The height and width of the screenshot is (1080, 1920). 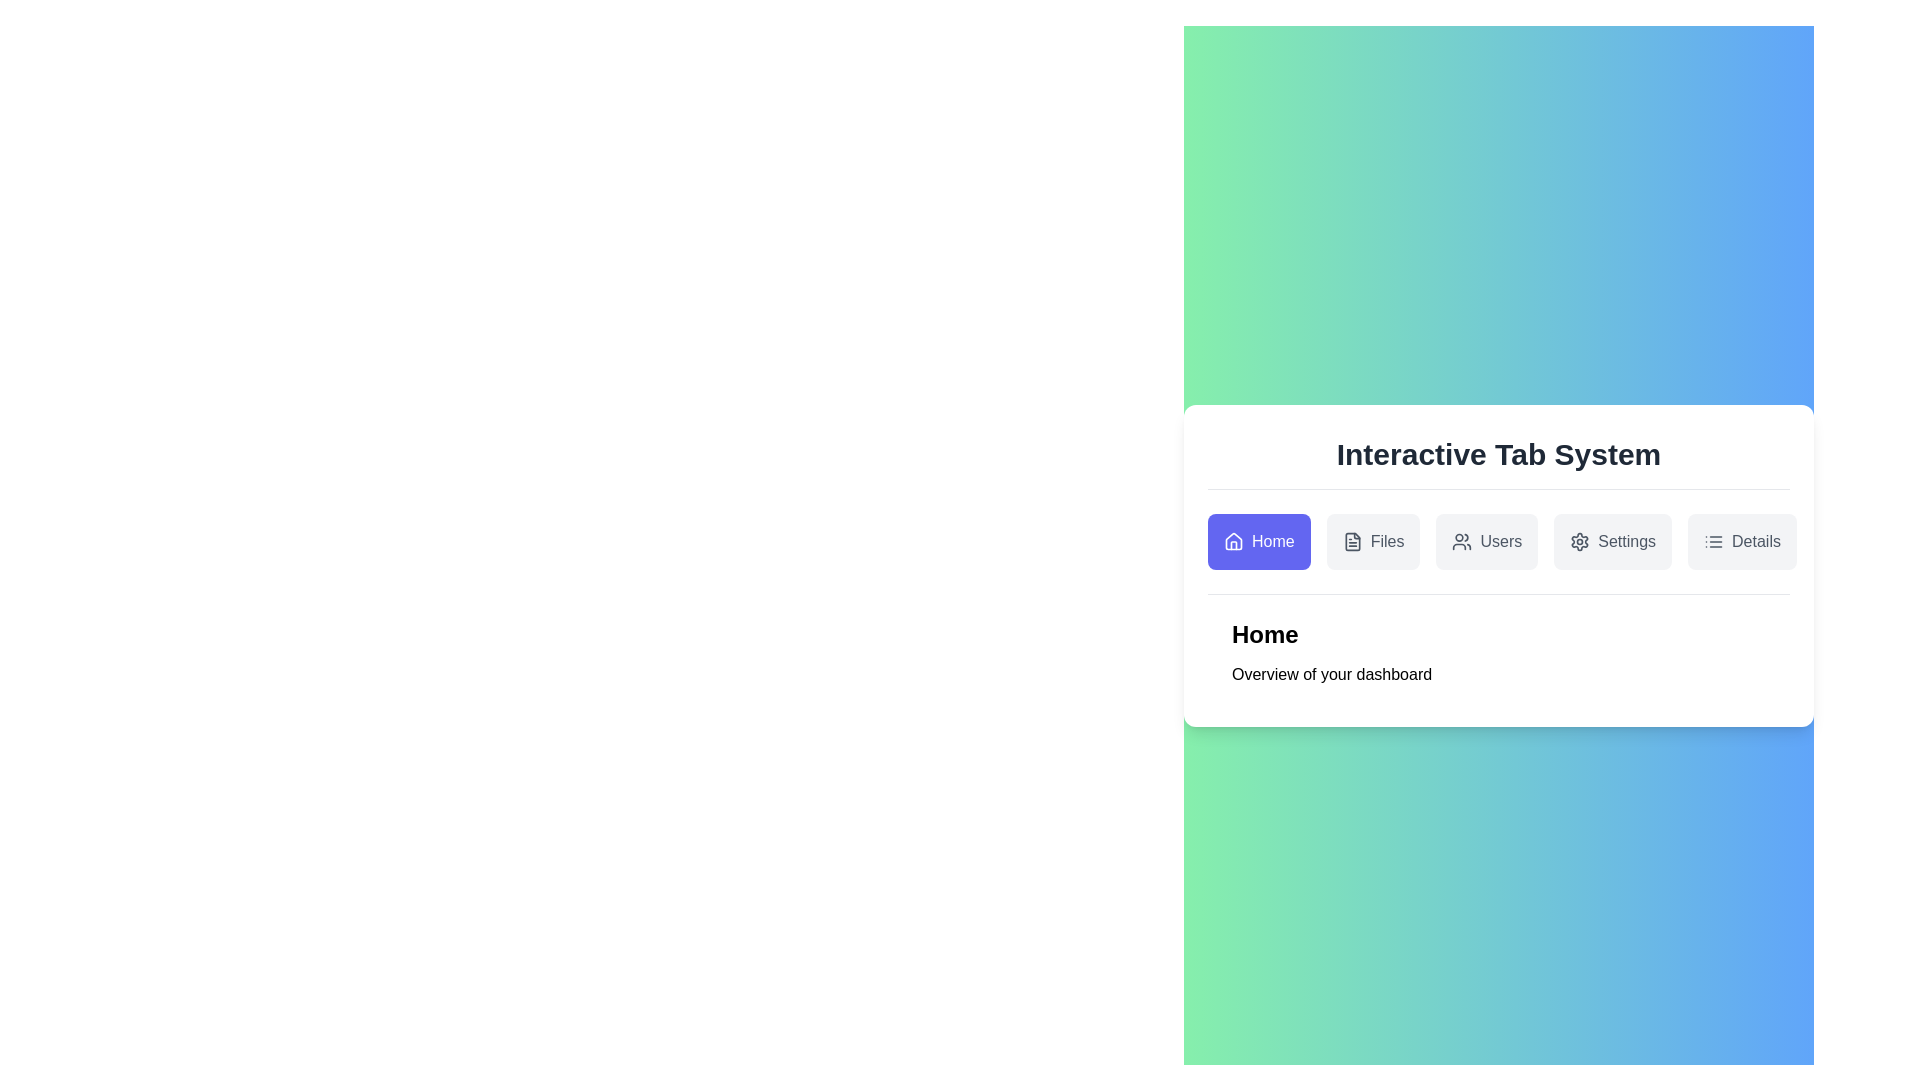 What do you see at coordinates (1258, 542) in the screenshot?
I see `the purple 'Home' button with a white house icon` at bounding box center [1258, 542].